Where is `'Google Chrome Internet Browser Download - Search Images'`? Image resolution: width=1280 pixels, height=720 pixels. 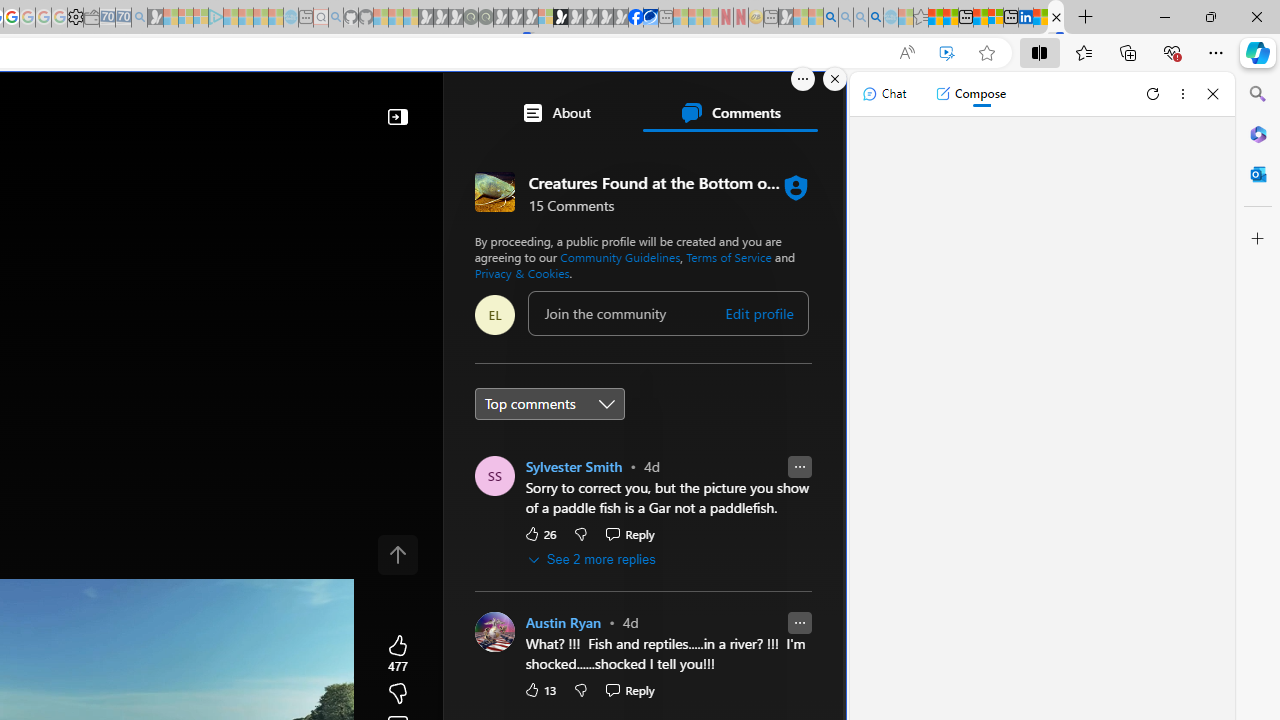
'Google Chrome Internet Browser Download - Search Images' is located at coordinates (876, 17).